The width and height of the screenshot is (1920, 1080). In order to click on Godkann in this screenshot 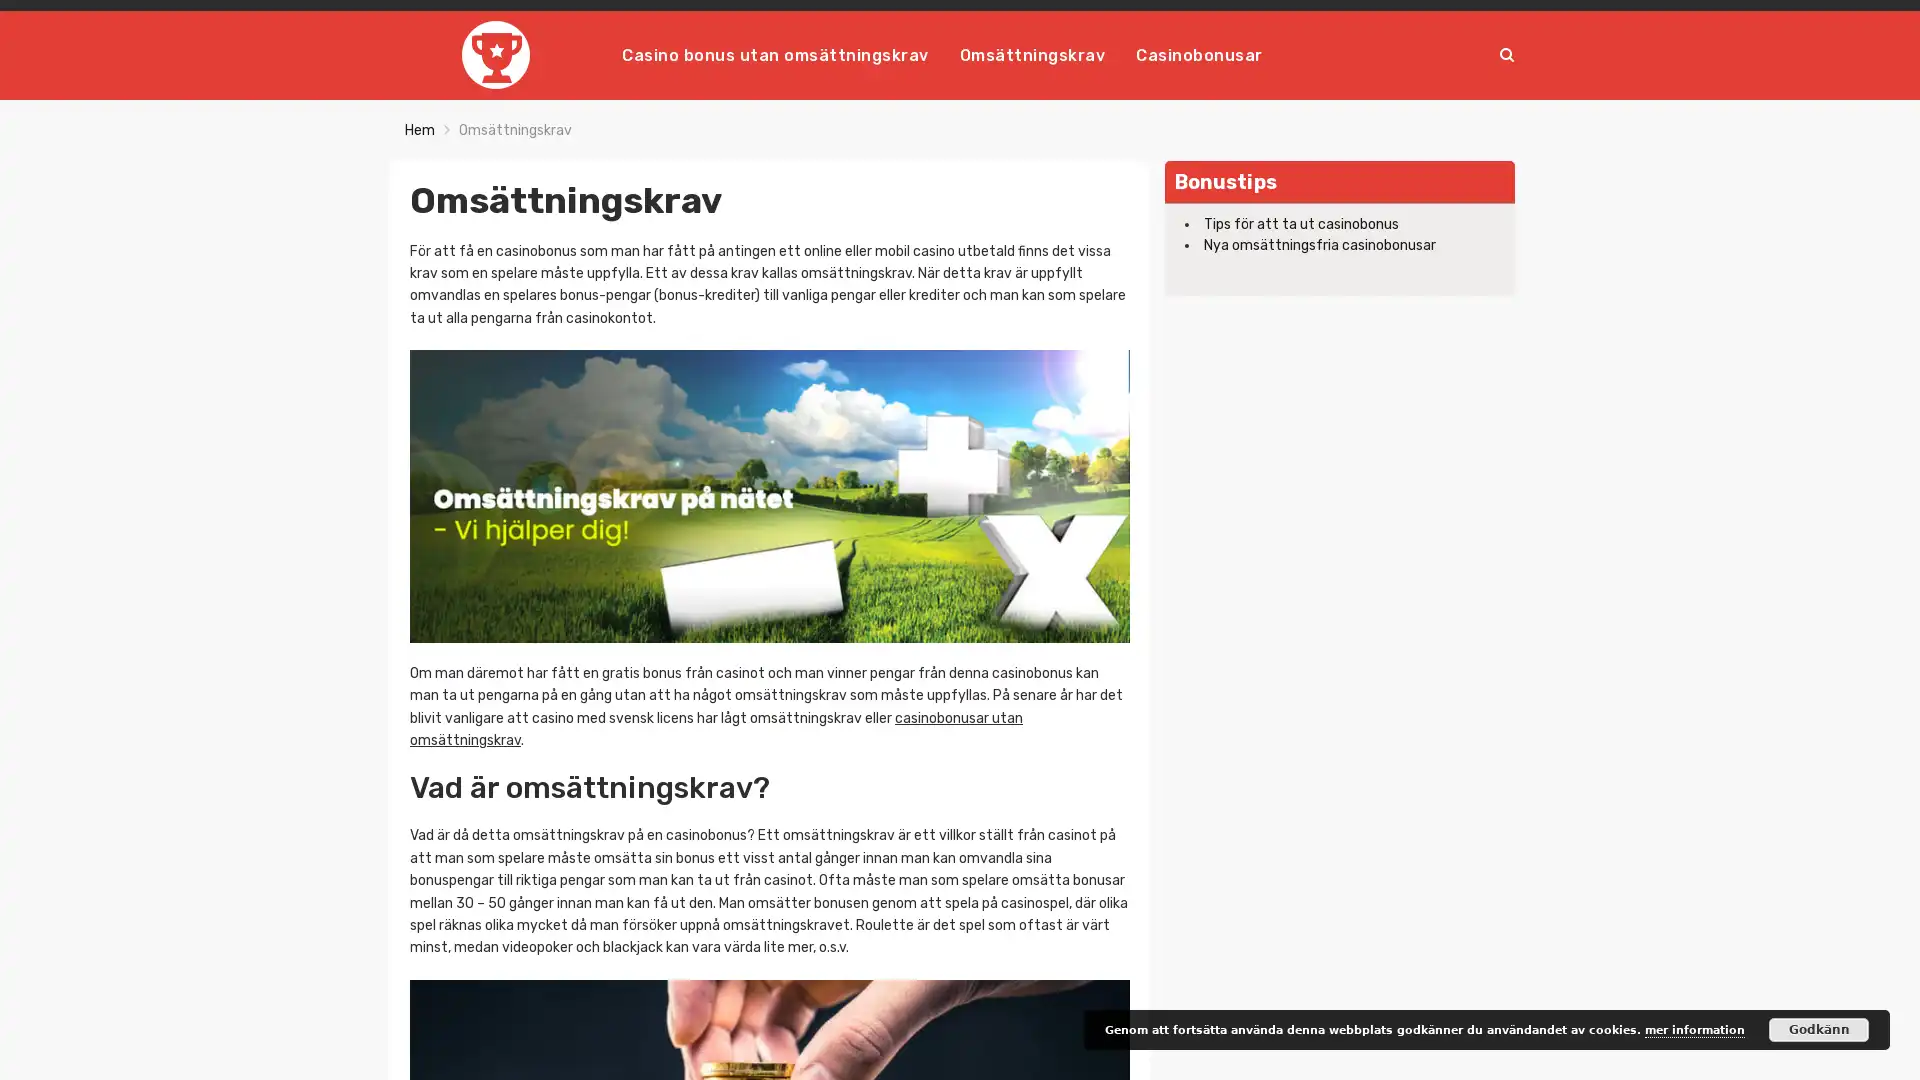, I will do `click(1819, 1029)`.